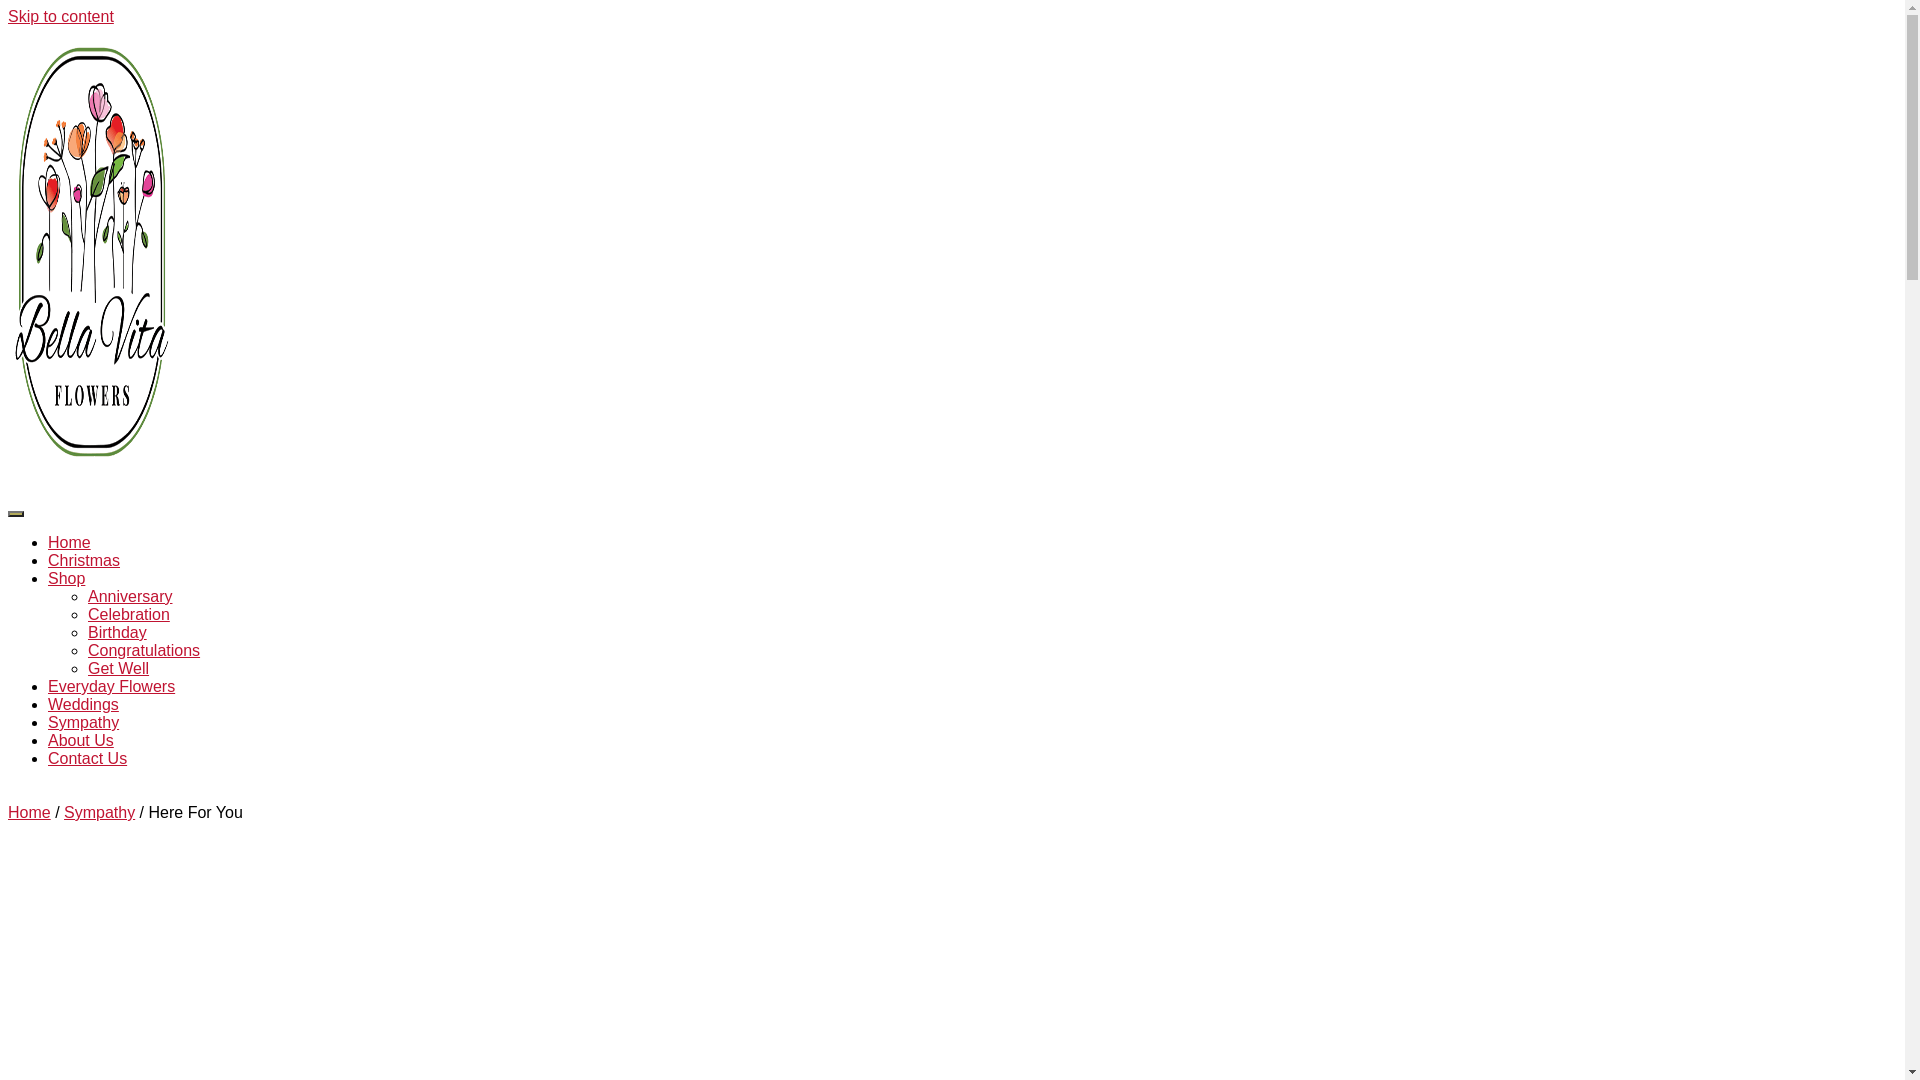 Image resolution: width=1920 pixels, height=1080 pixels. I want to click on 'About Us', so click(80, 740).